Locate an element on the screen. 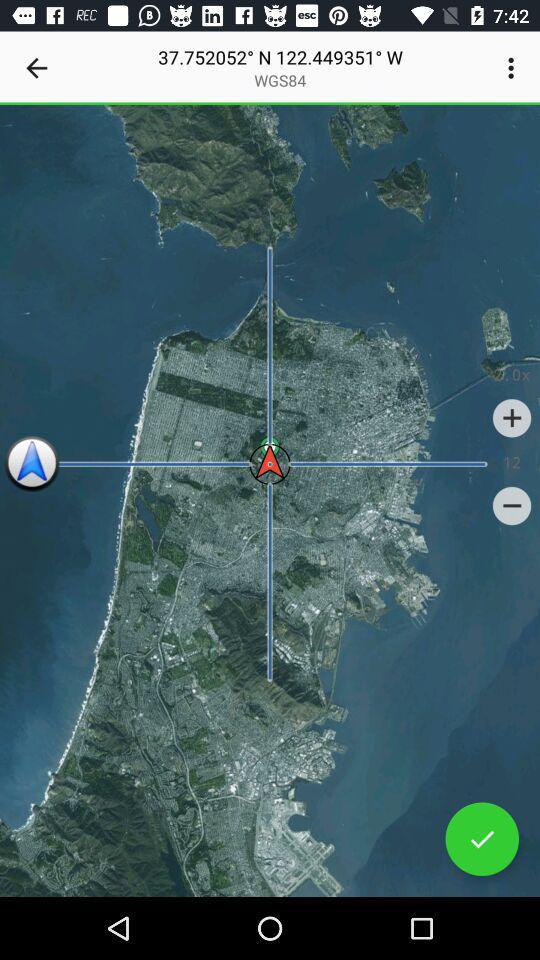 The width and height of the screenshot is (540, 960). the icon below 2.0x icon is located at coordinates (512, 417).